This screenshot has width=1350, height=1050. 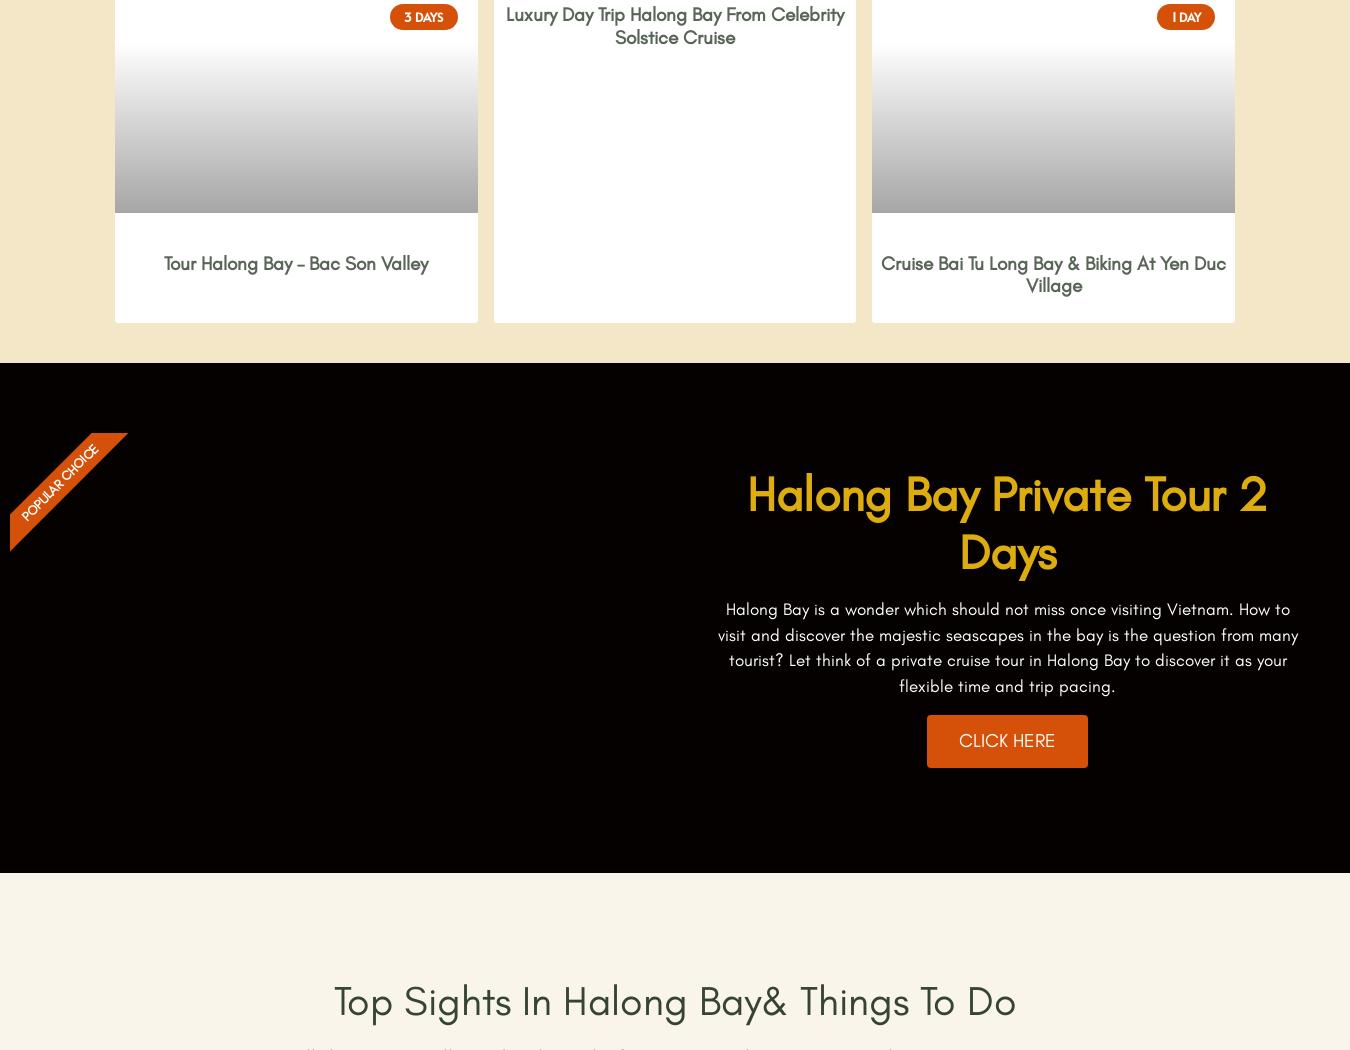 What do you see at coordinates (423, 17) in the screenshot?
I see `'3 Days'` at bounding box center [423, 17].